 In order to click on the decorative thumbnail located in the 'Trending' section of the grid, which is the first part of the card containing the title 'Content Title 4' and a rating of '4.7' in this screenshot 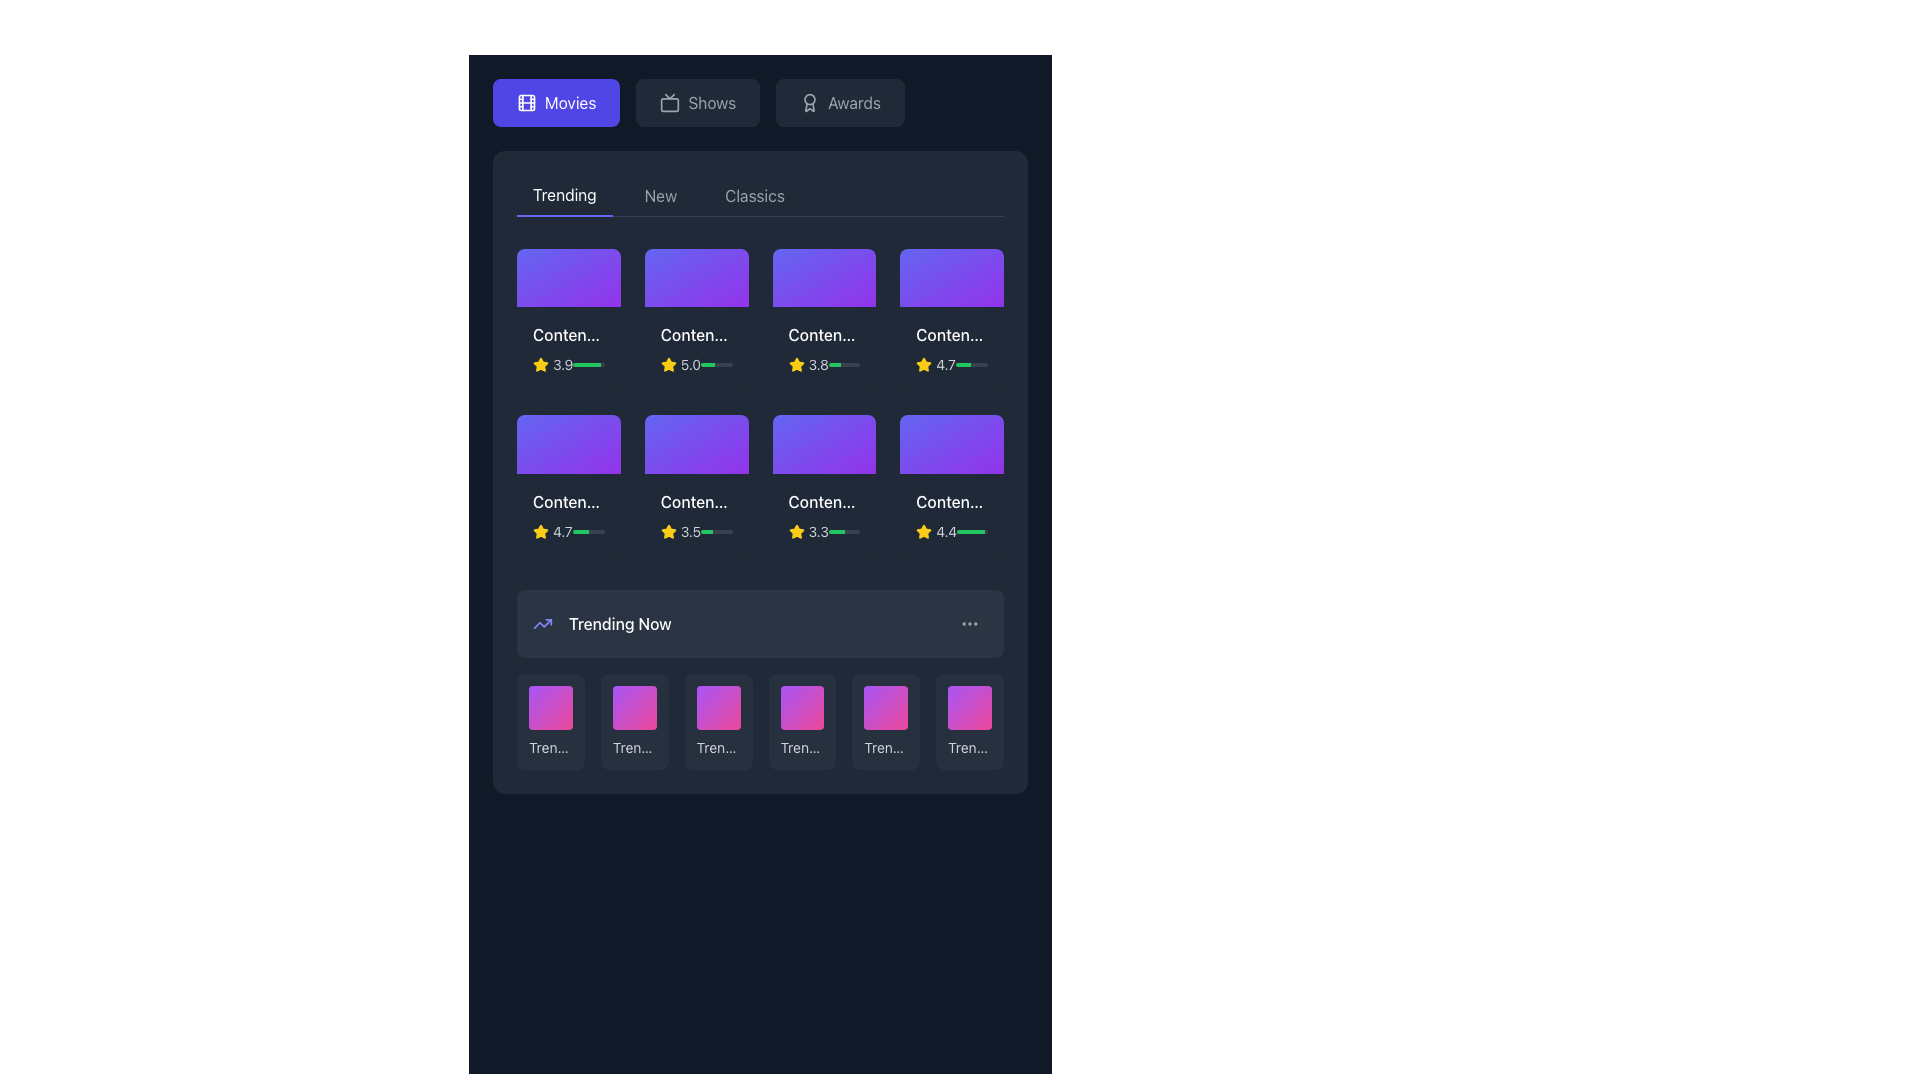, I will do `click(951, 278)`.